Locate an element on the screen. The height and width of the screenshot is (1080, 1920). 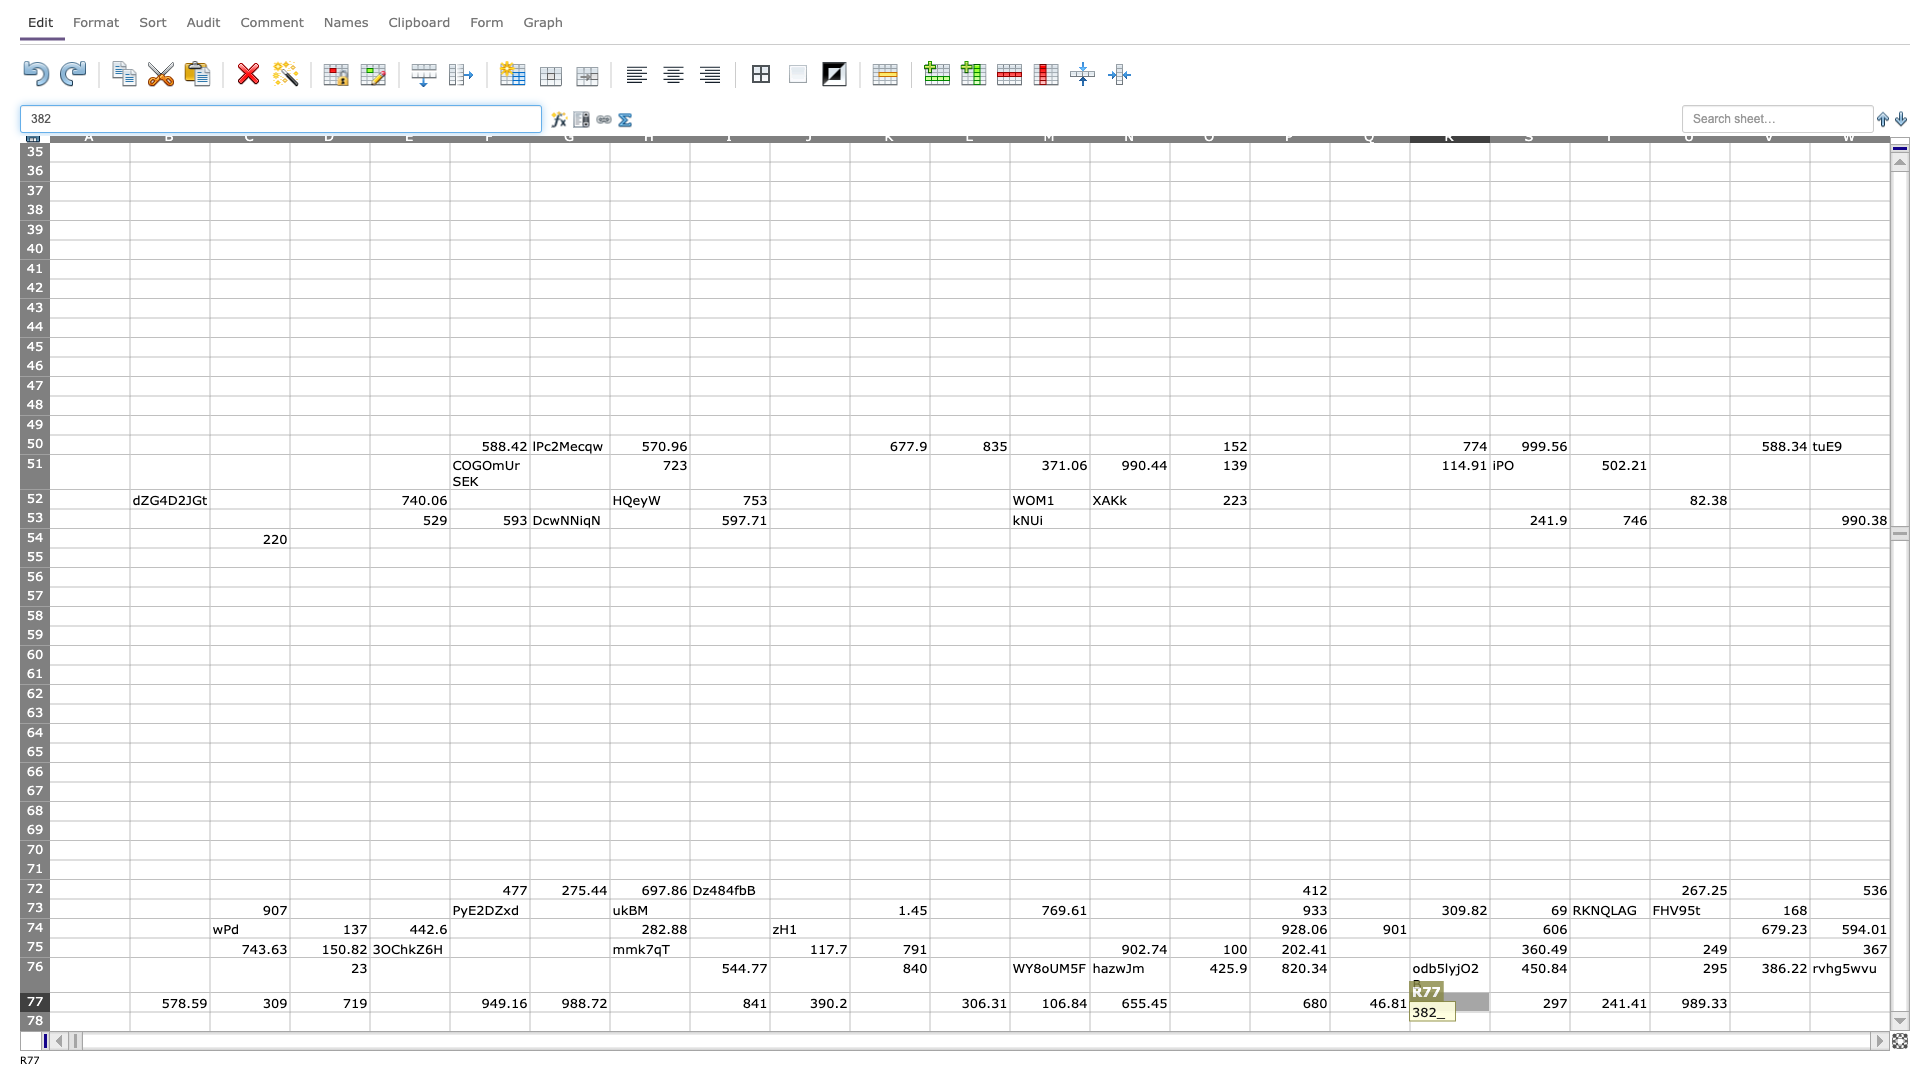
top left at column U row 78 is located at coordinates (1650, 1011).